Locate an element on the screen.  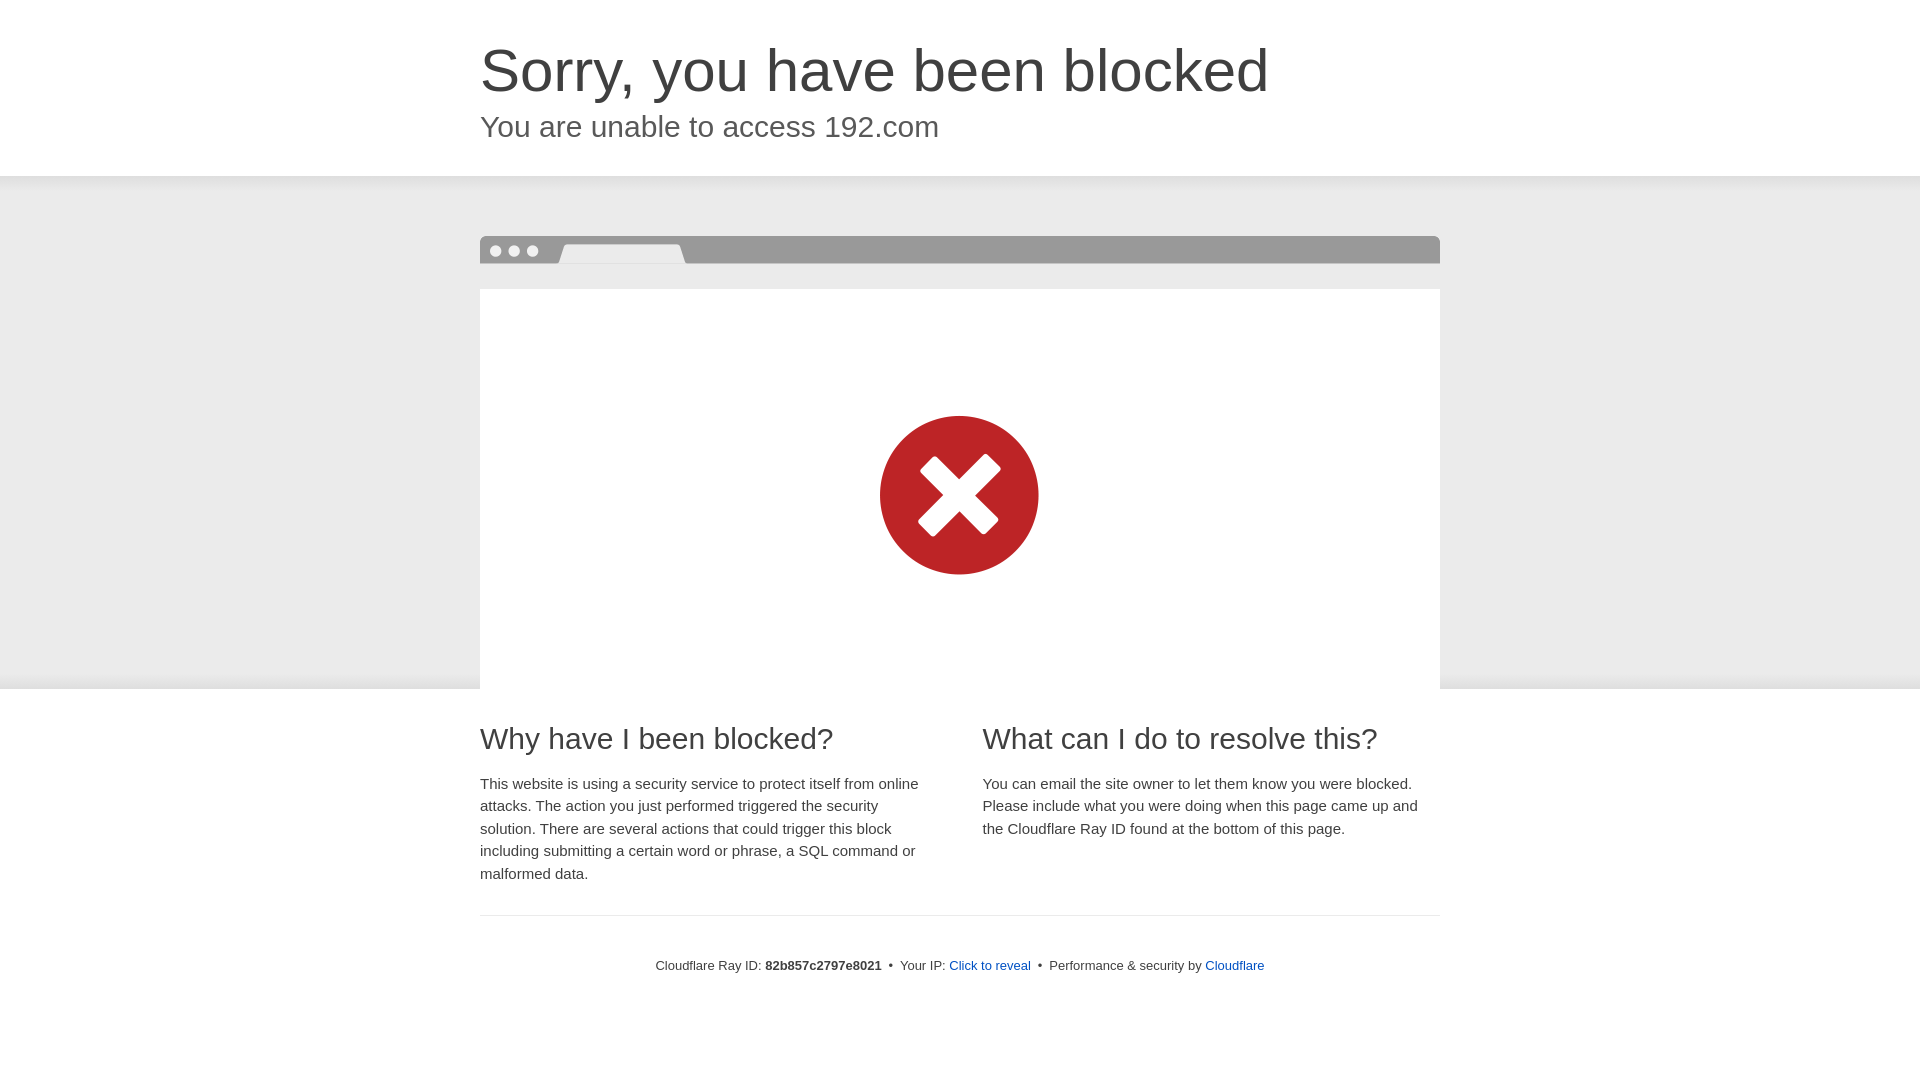
'Click to reveal' is located at coordinates (989, 964).